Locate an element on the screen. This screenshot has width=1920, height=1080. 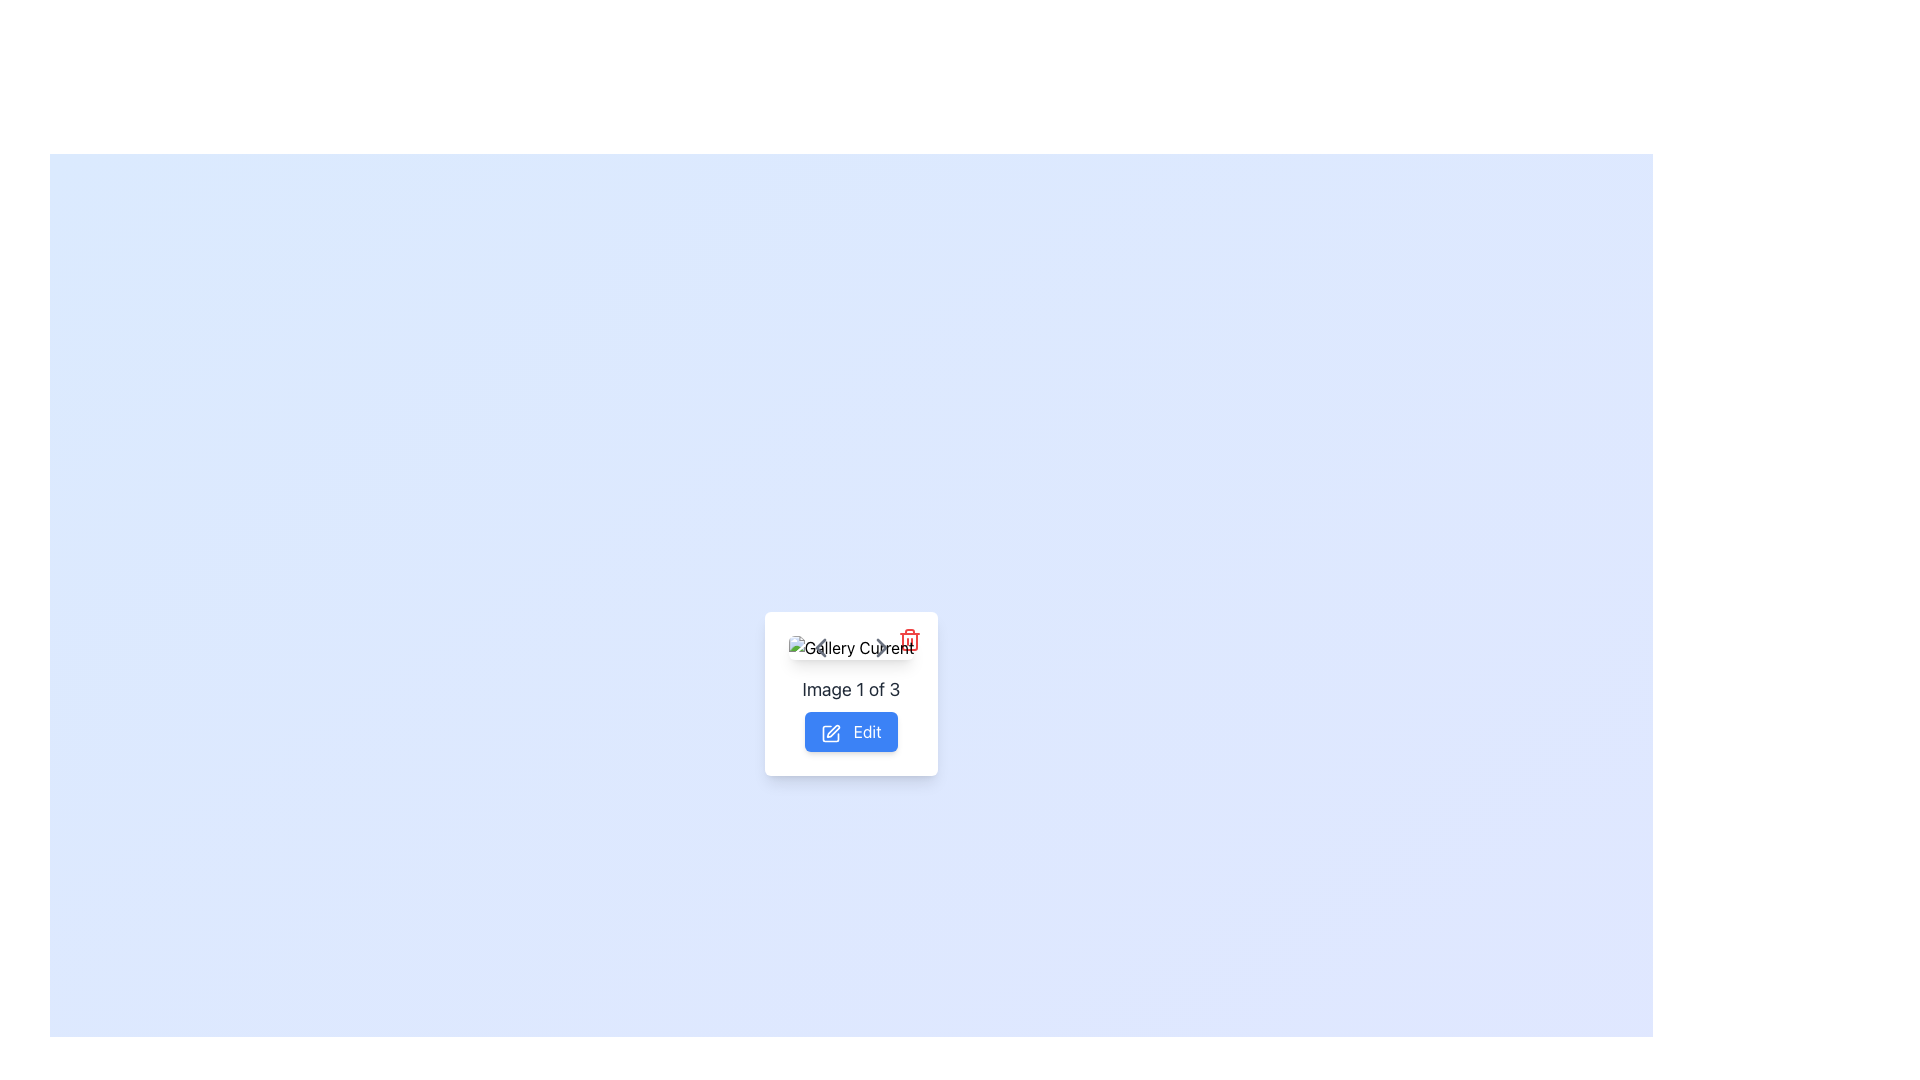
the blue 'Edit' button that contains the edit icon, which is located at the bottom of a card-like structure is located at coordinates (831, 733).